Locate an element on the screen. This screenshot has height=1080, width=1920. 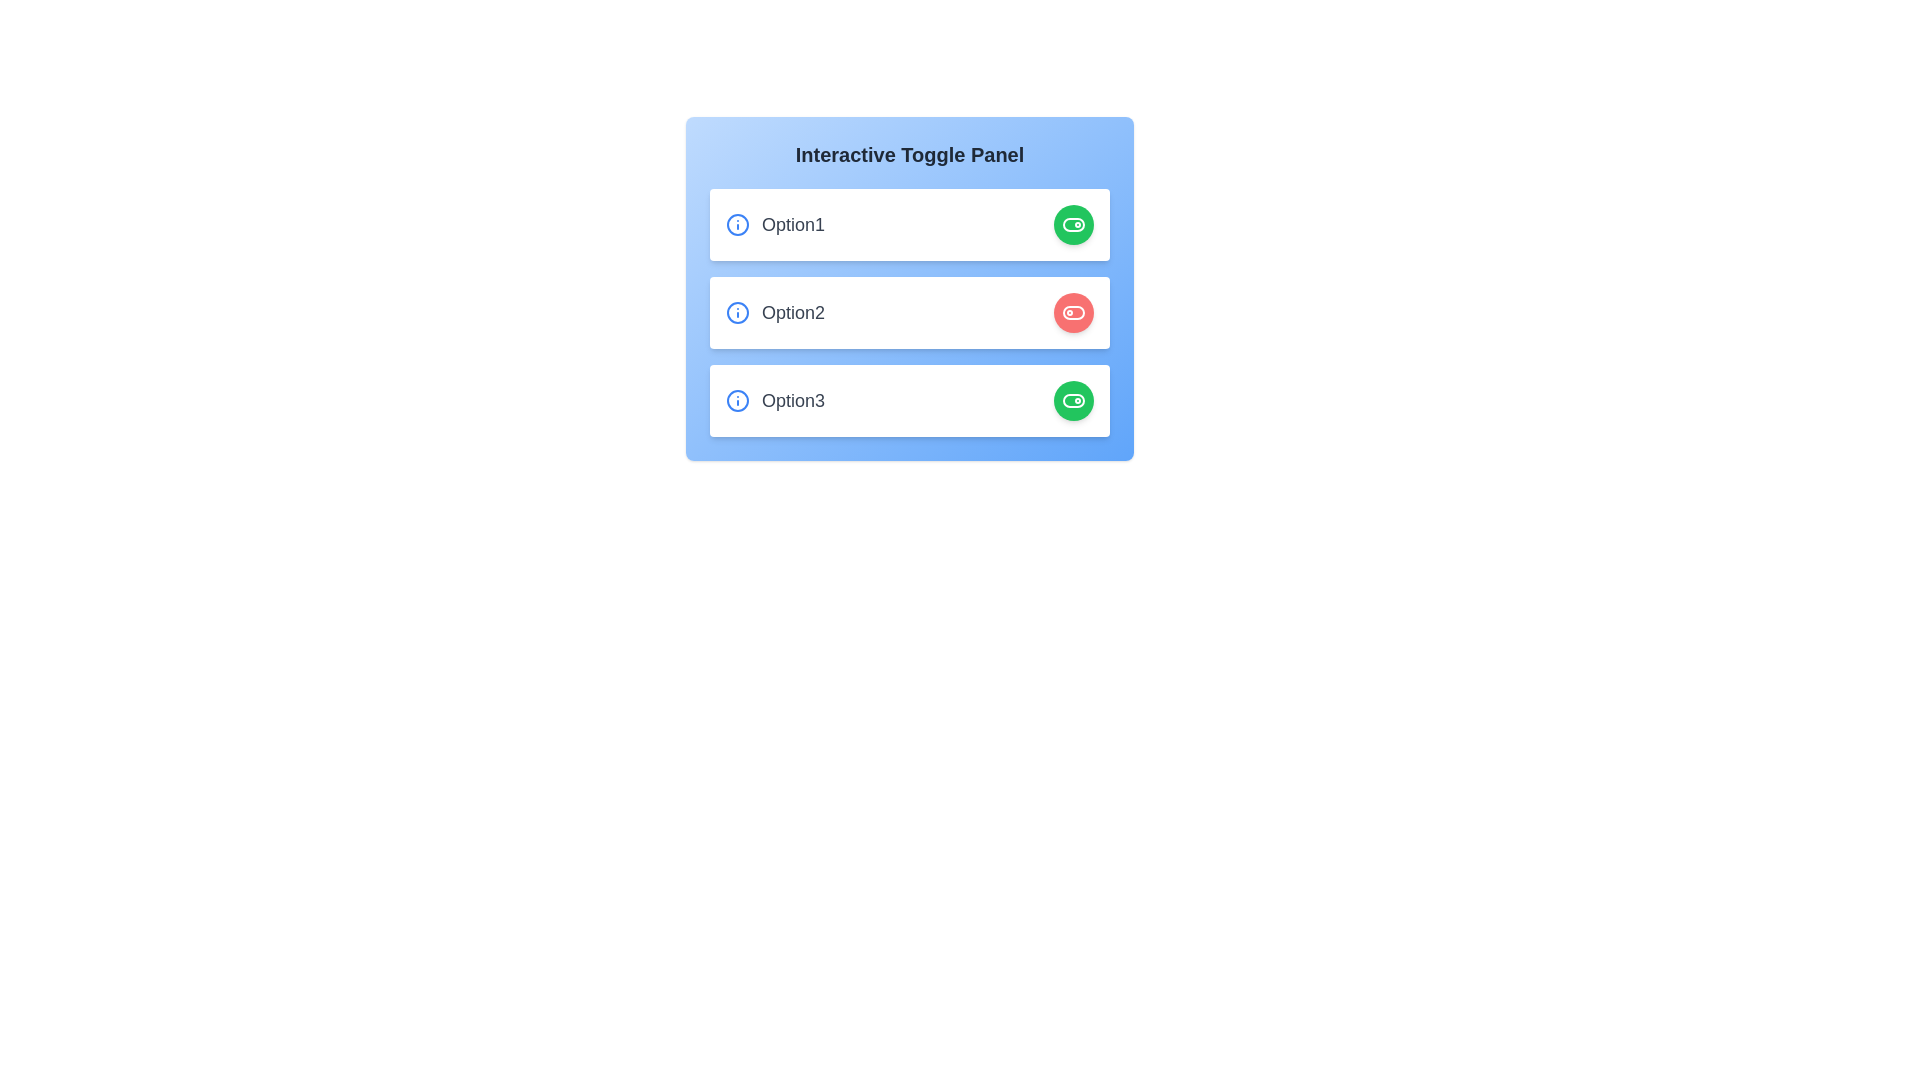
the information icon next to option3 to inspect it is located at coordinates (737, 401).